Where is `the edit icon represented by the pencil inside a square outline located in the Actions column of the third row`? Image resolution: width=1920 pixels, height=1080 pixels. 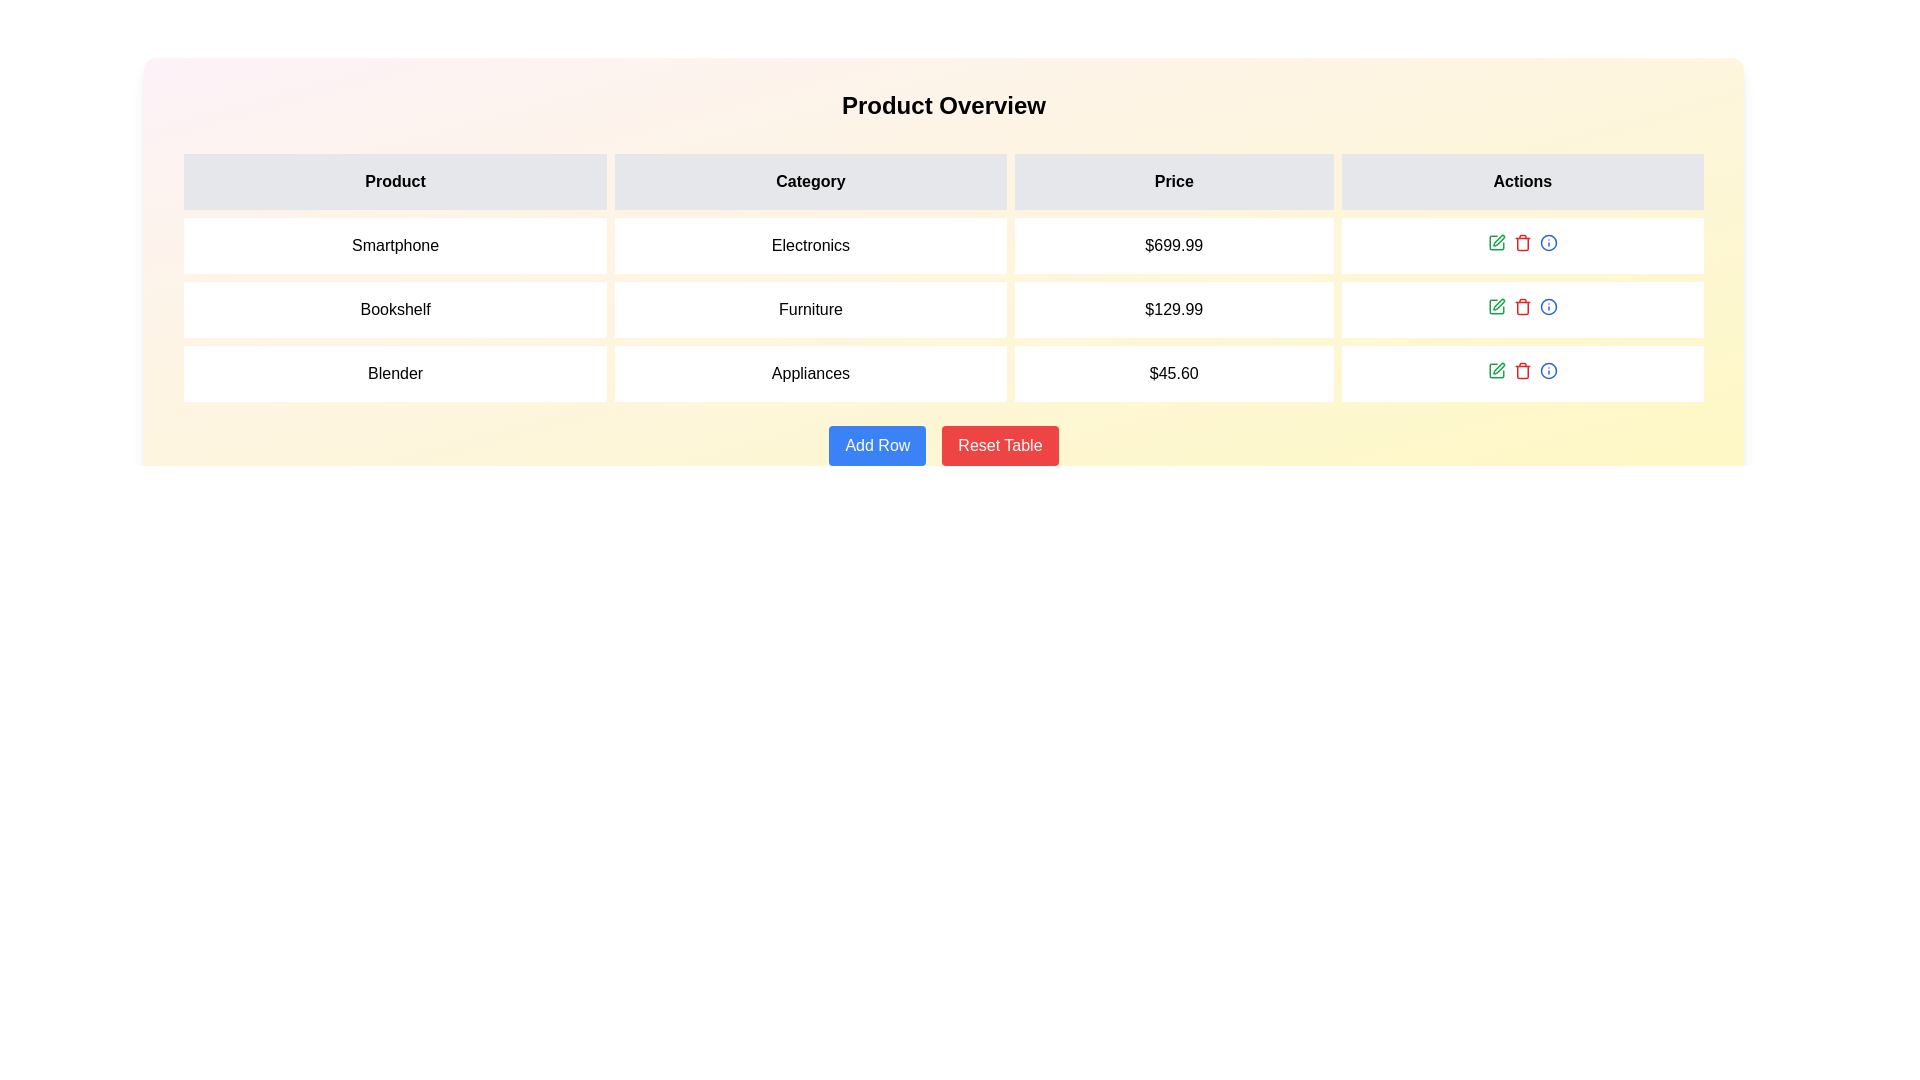
the edit icon represented by the pencil inside a square outline located in the Actions column of the third row is located at coordinates (1496, 370).